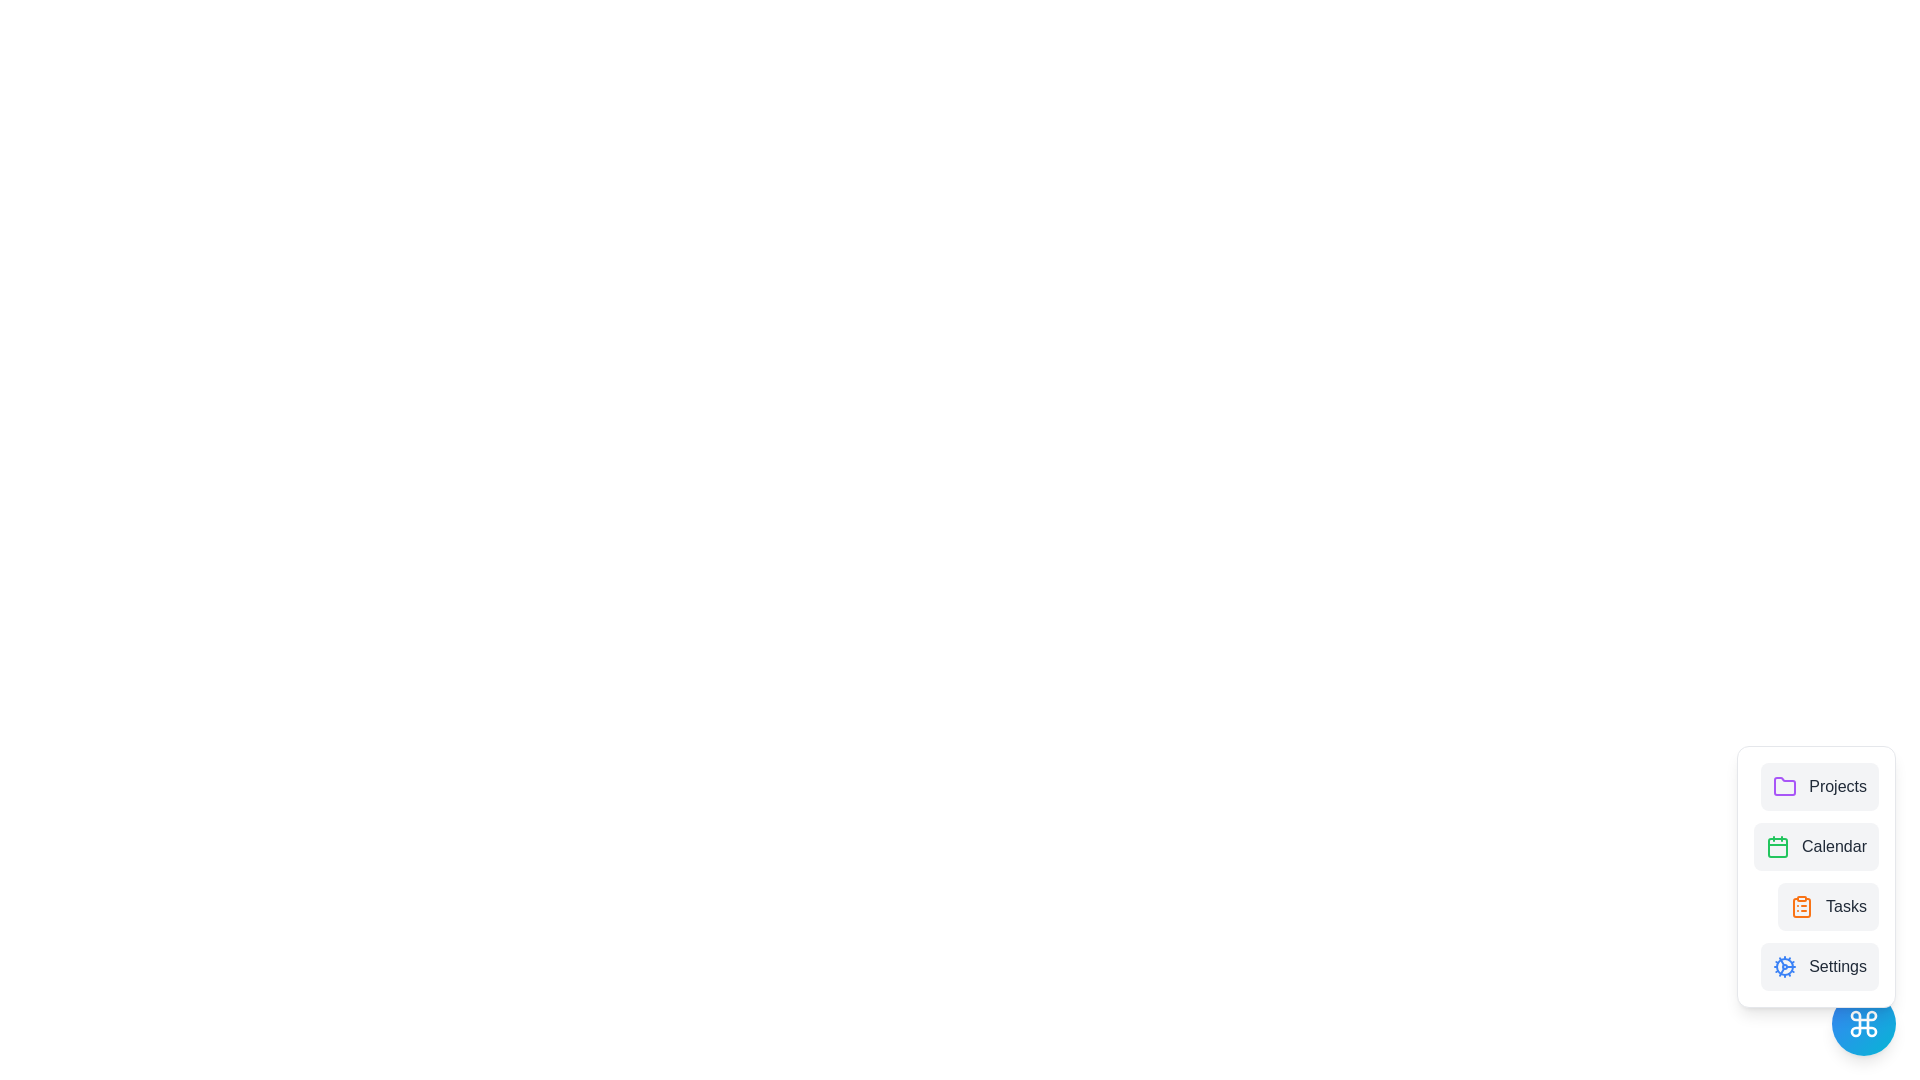 The image size is (1920, 1080). Describe the element at coordinates (1815, 847) in the screenshot. I see `the Calendar from the menu` at that location.